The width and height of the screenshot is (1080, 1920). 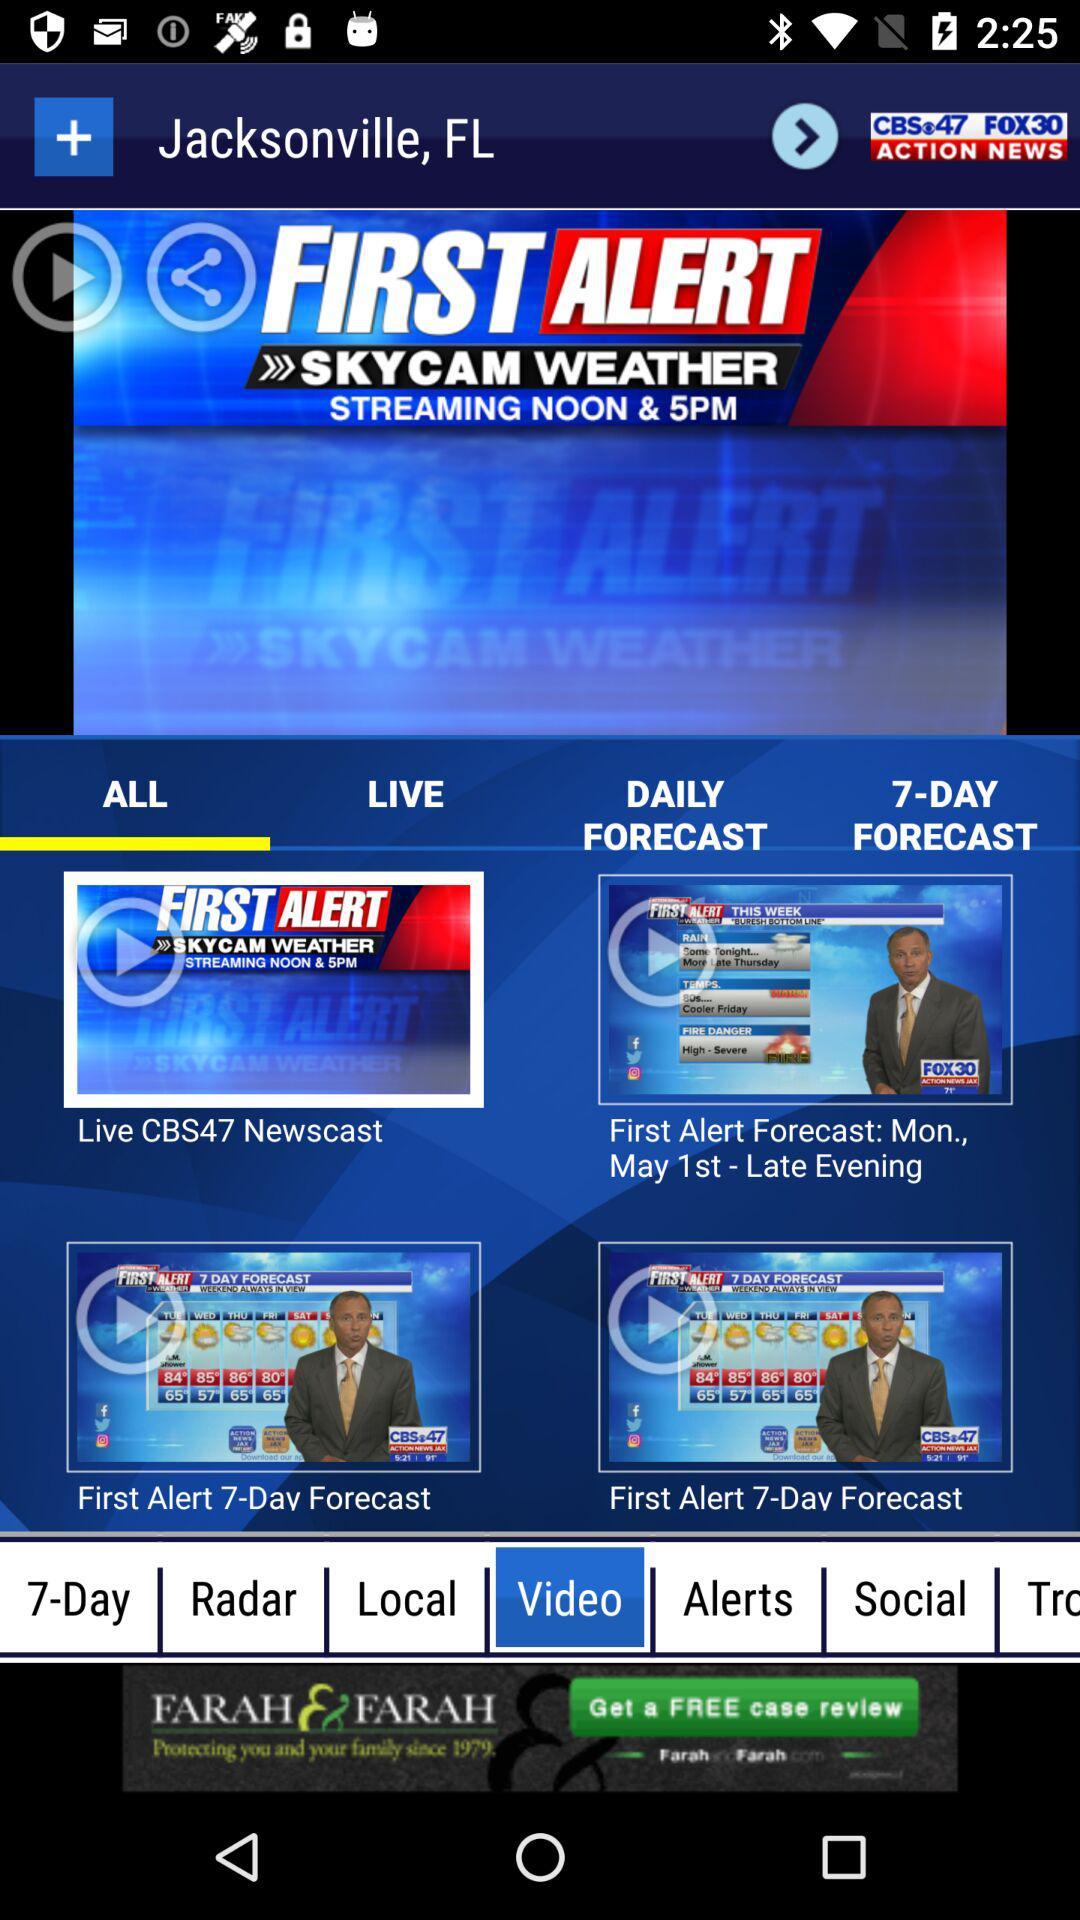 I want to click on the add icon, so click(x=72, y=135).